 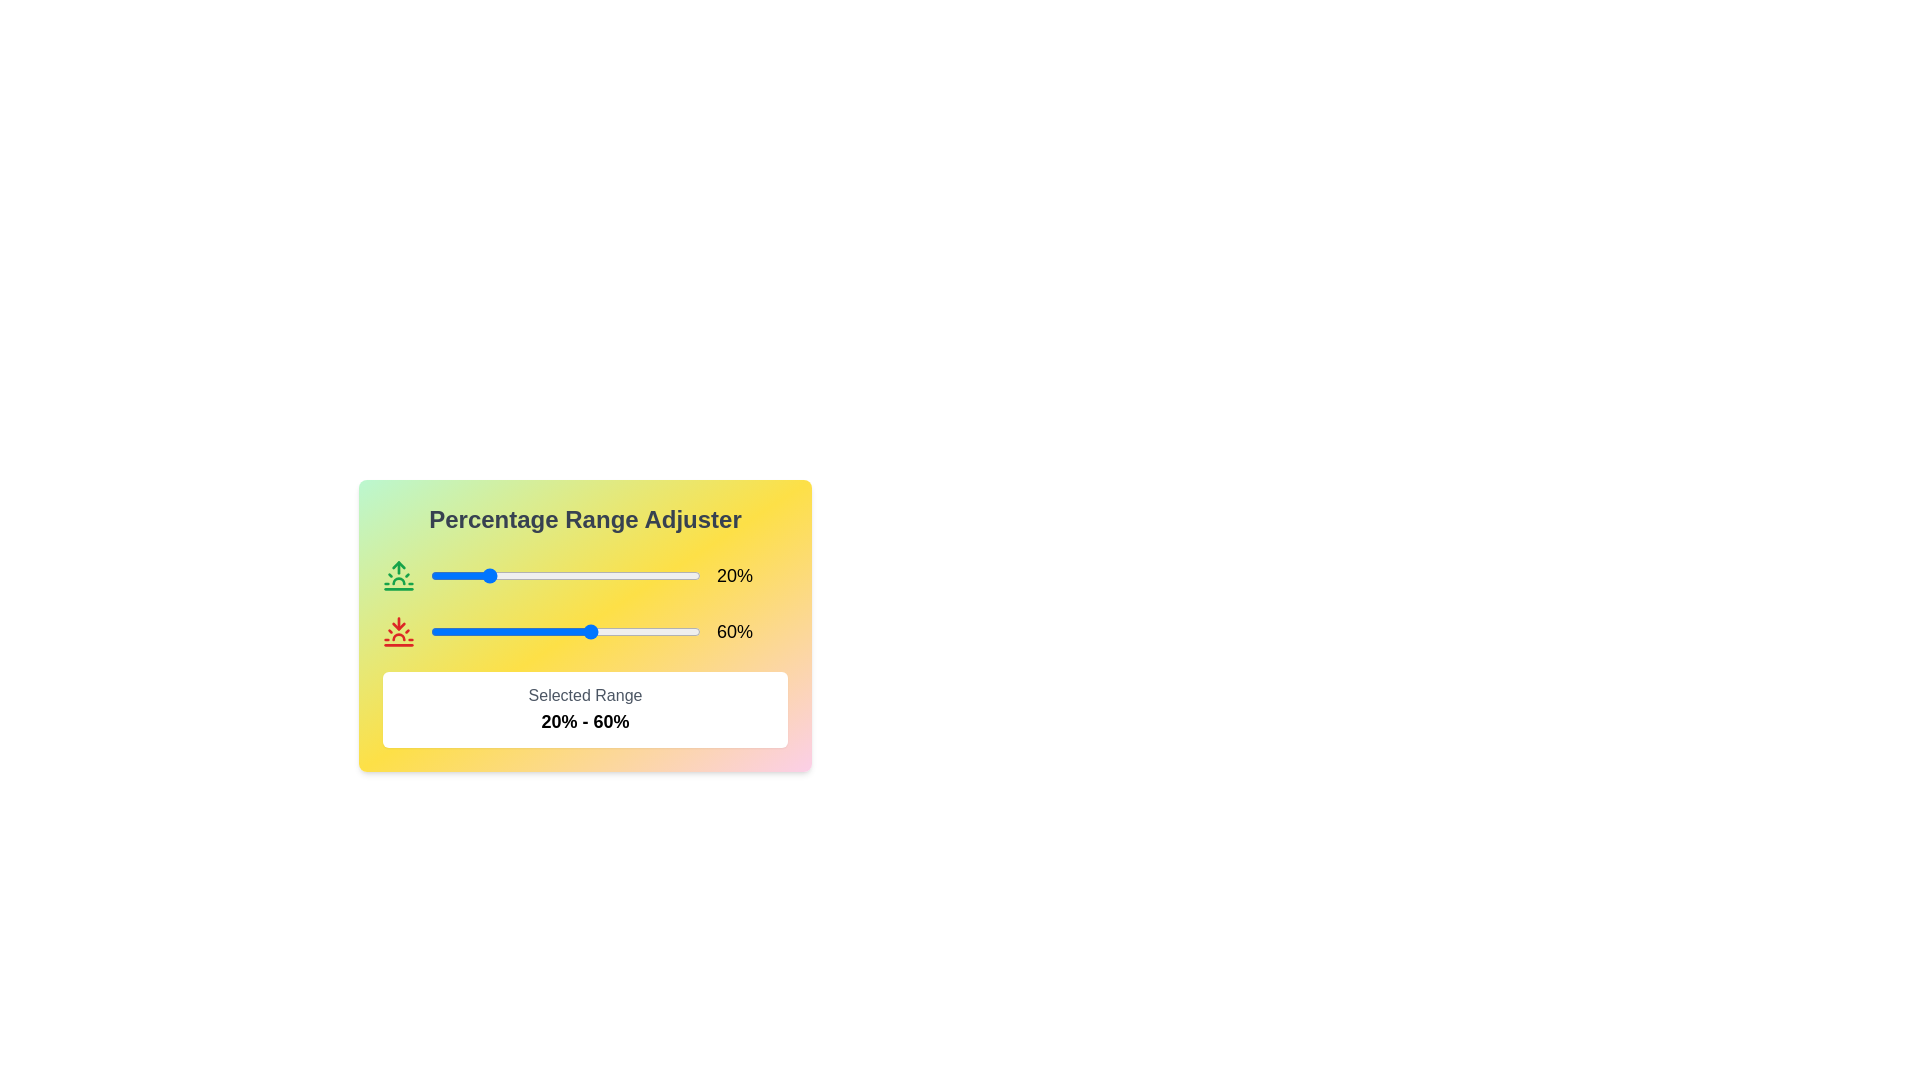 What do you see at coordinates (605, 575) in the screenshot?
I see `the slider` at bounding box center [605, 575].